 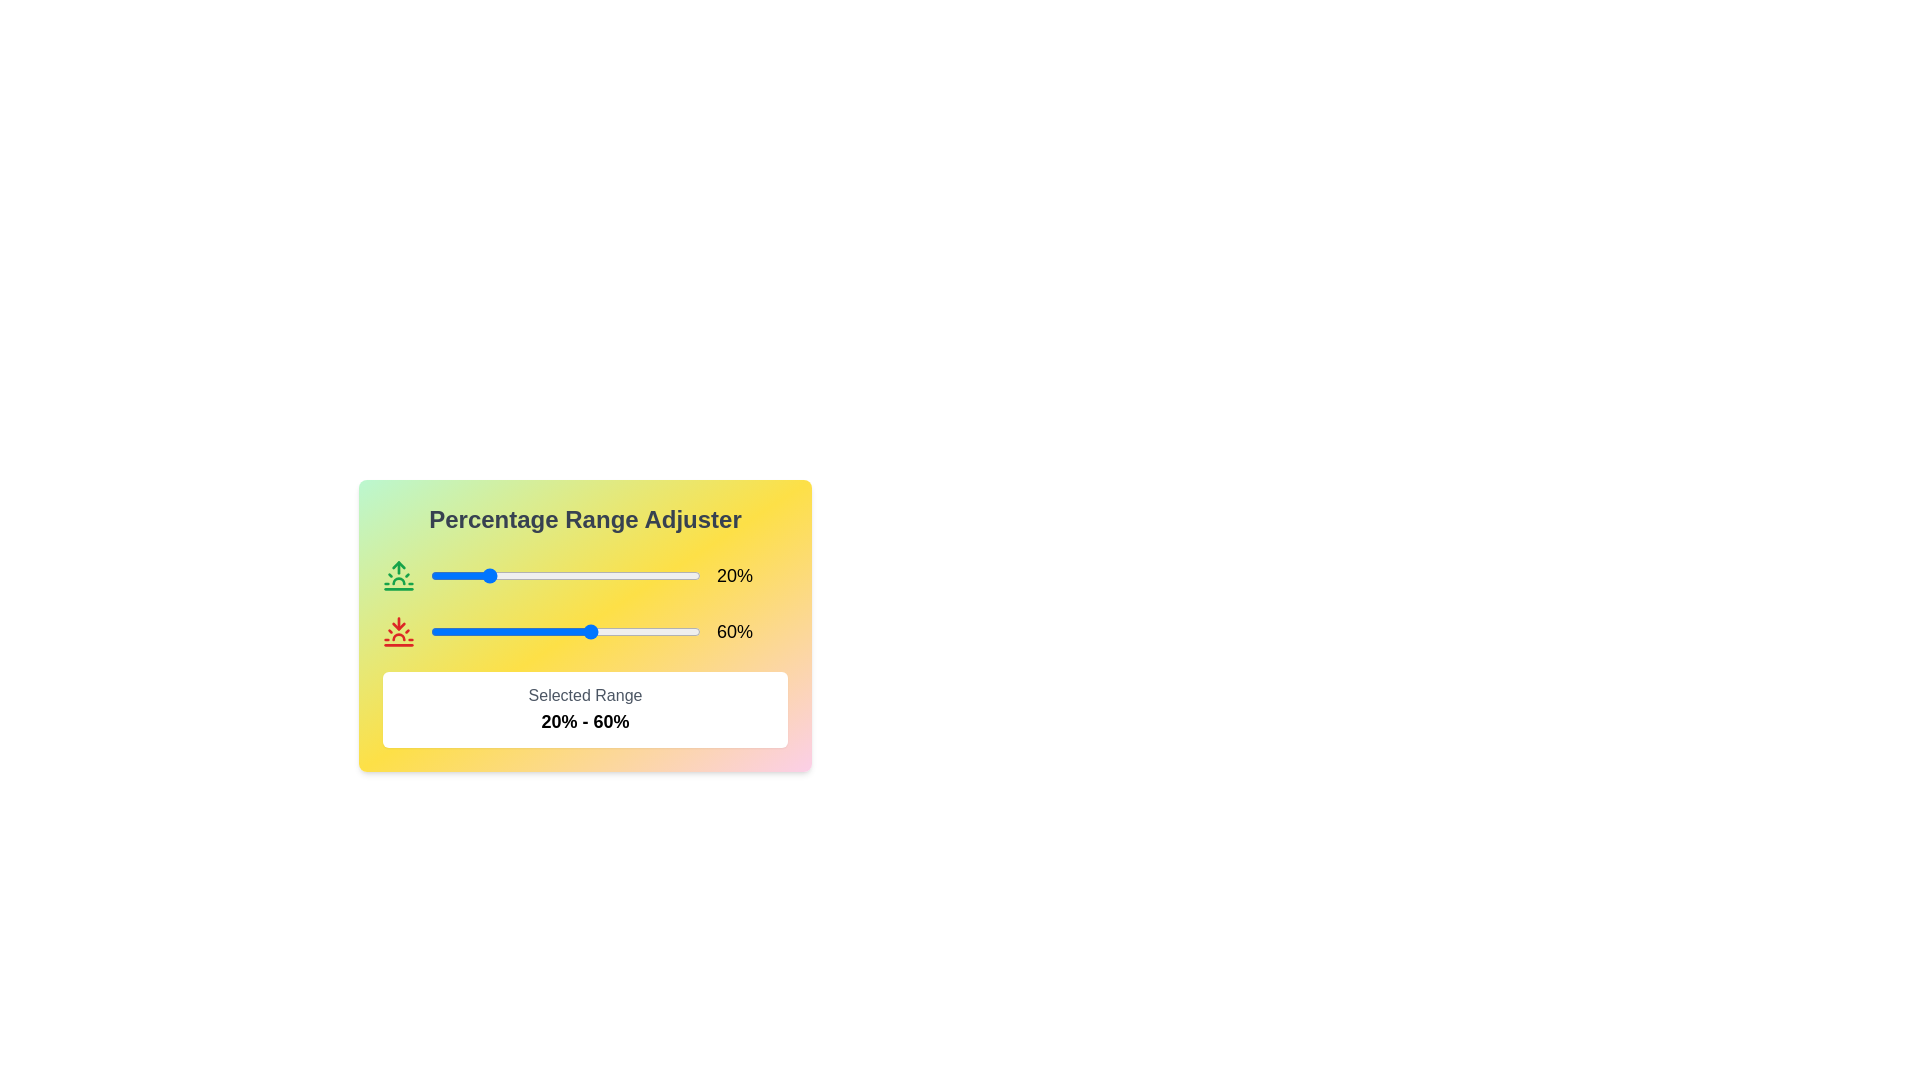 What do you see at coordinates (605, 575) in the screenshot?
I see `the slider` at bounding box center [605, 575].